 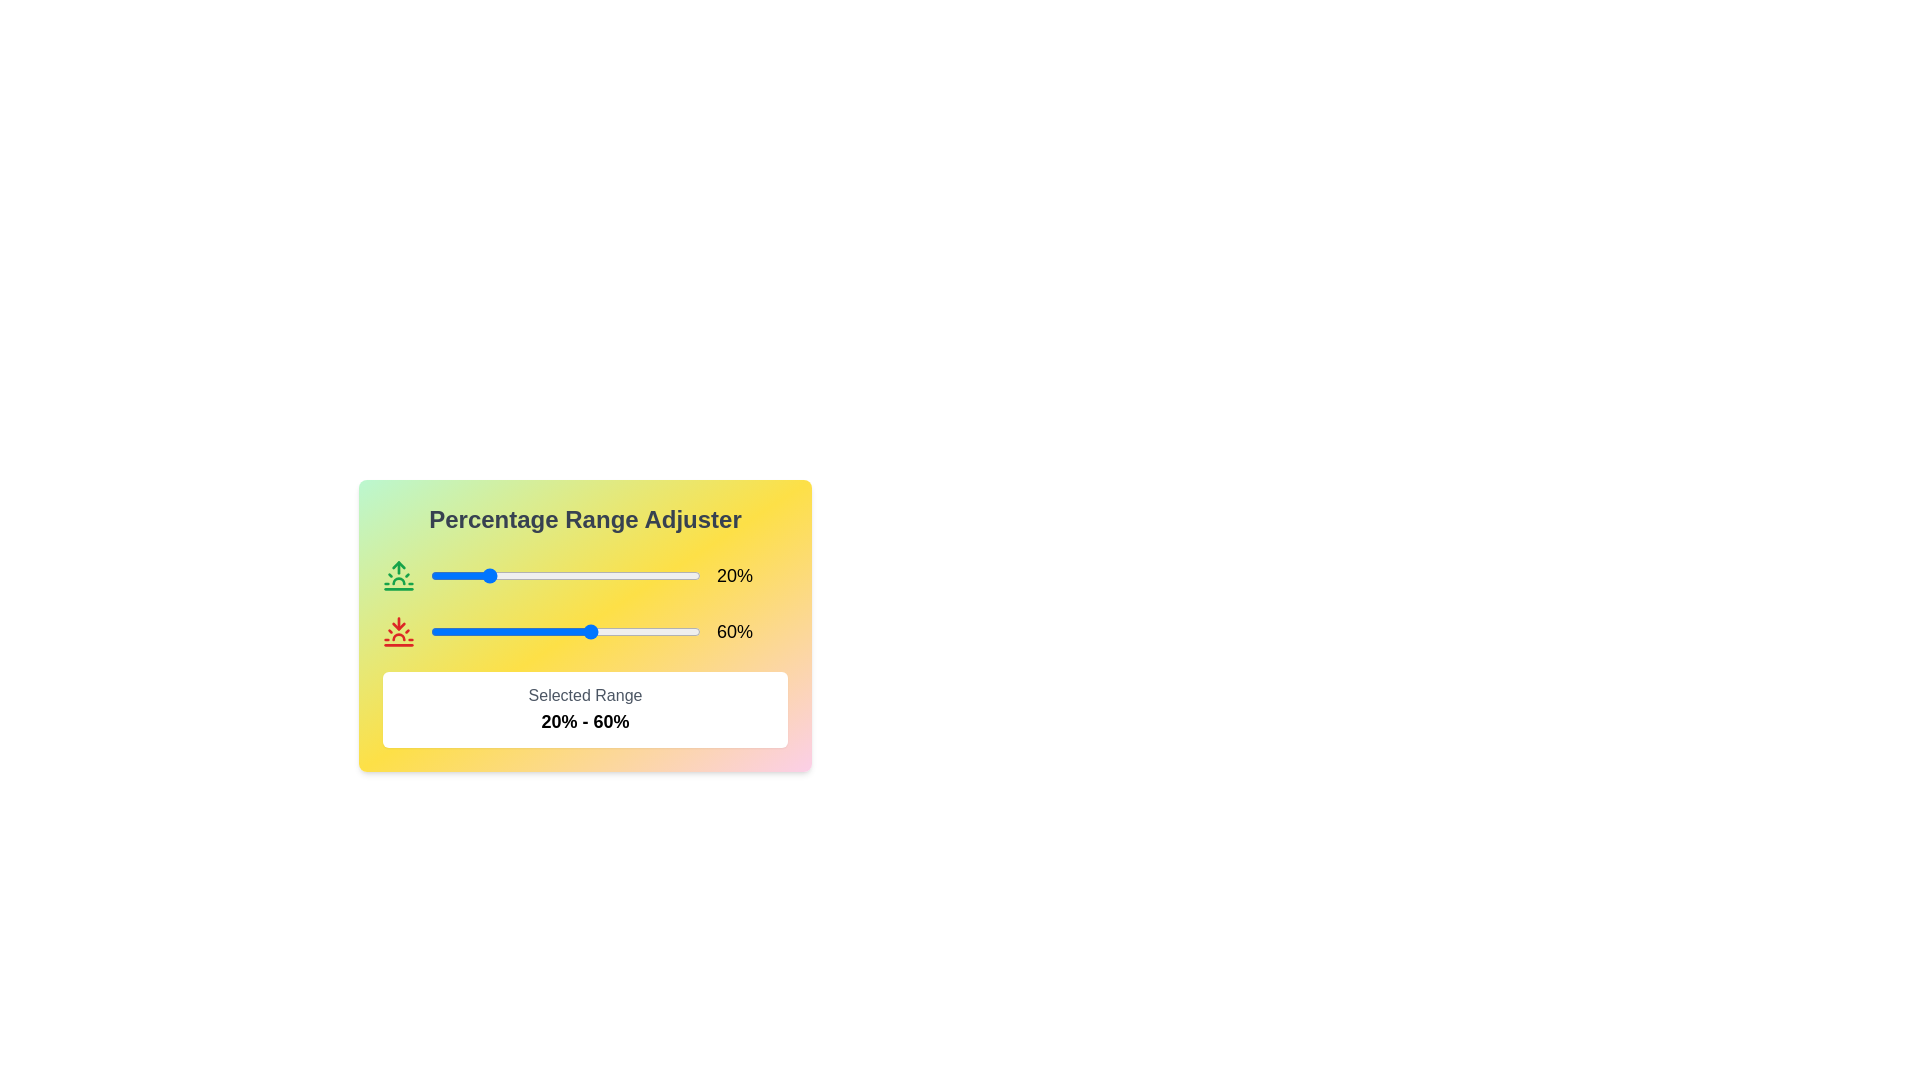 What do you see at coordinates (605, 575) in the screenshot?
I see `the slider` at bounding box center [605, 575].